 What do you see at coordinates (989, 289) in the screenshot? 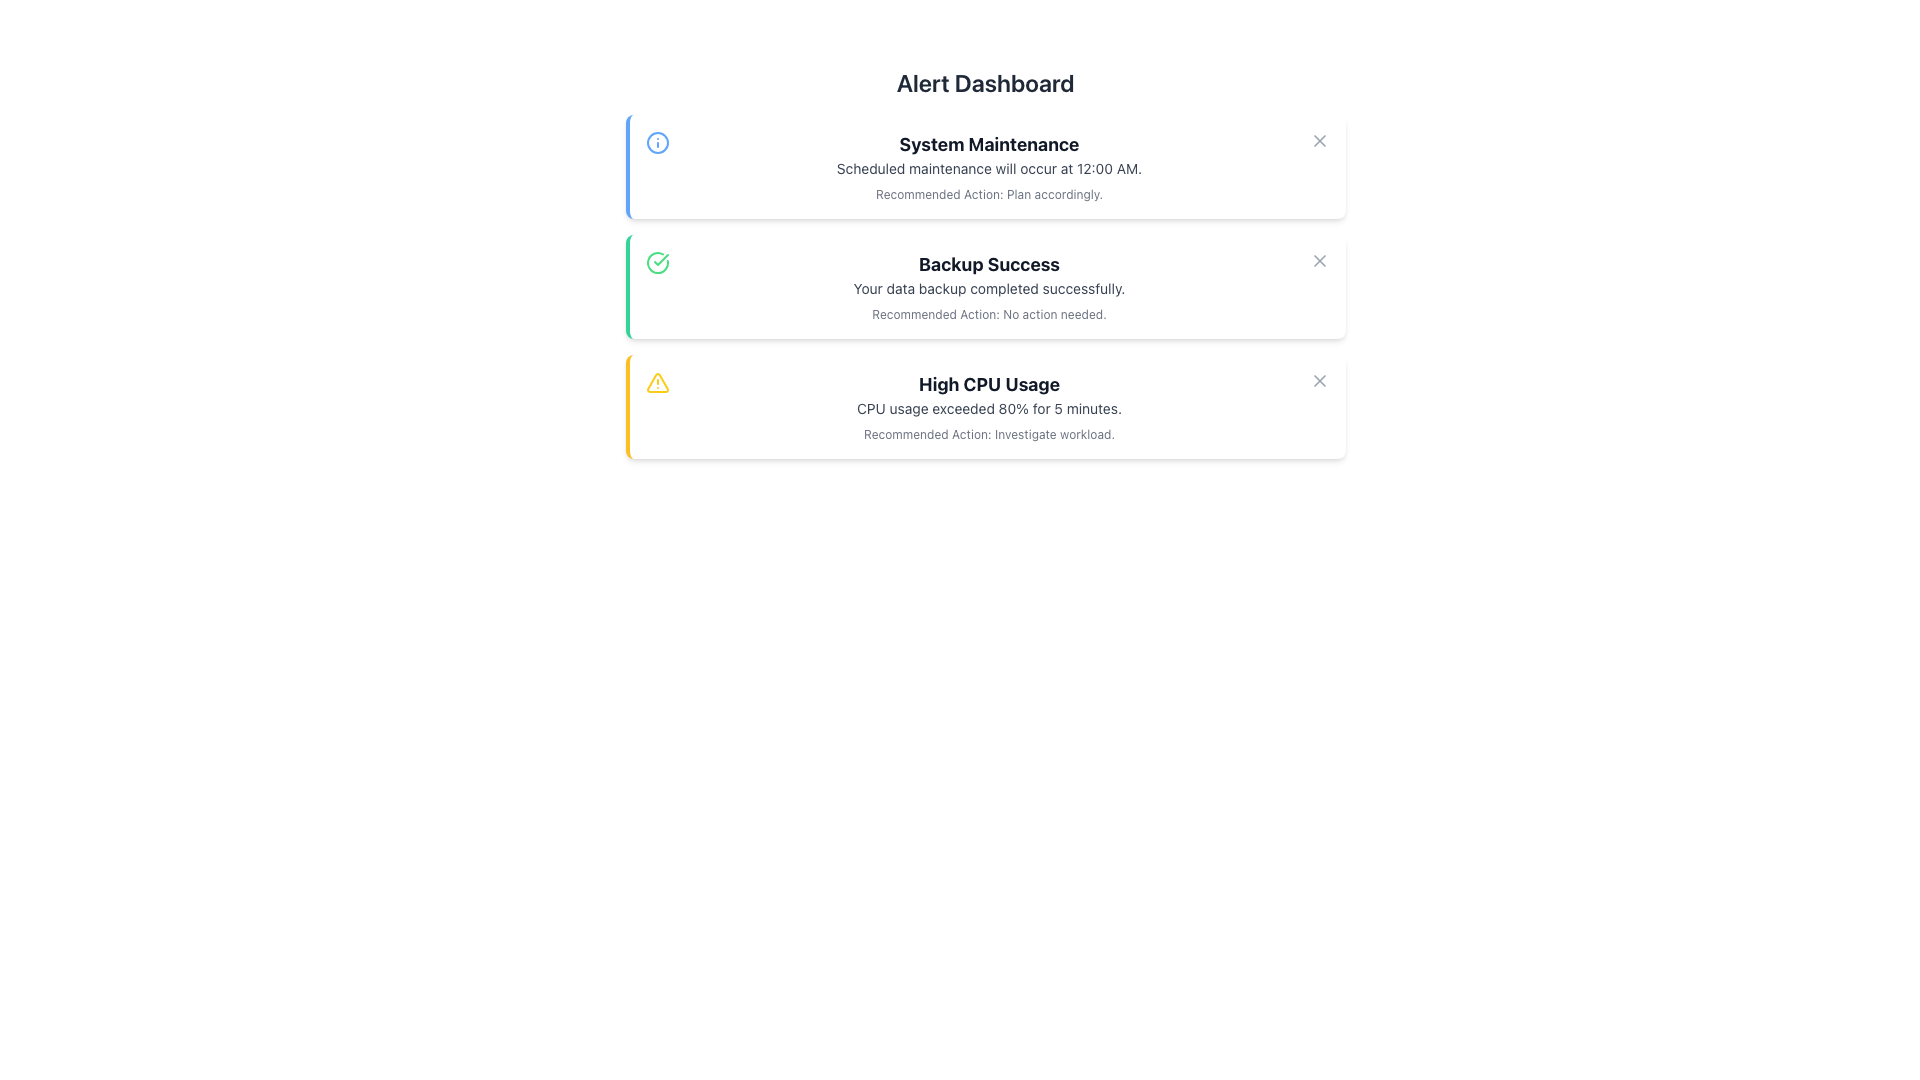
I see `information message indicating the successful completion of the data backup process, which is positioned below the 'Backup Success' header in the green notification card` at bounding box center [989, 289].